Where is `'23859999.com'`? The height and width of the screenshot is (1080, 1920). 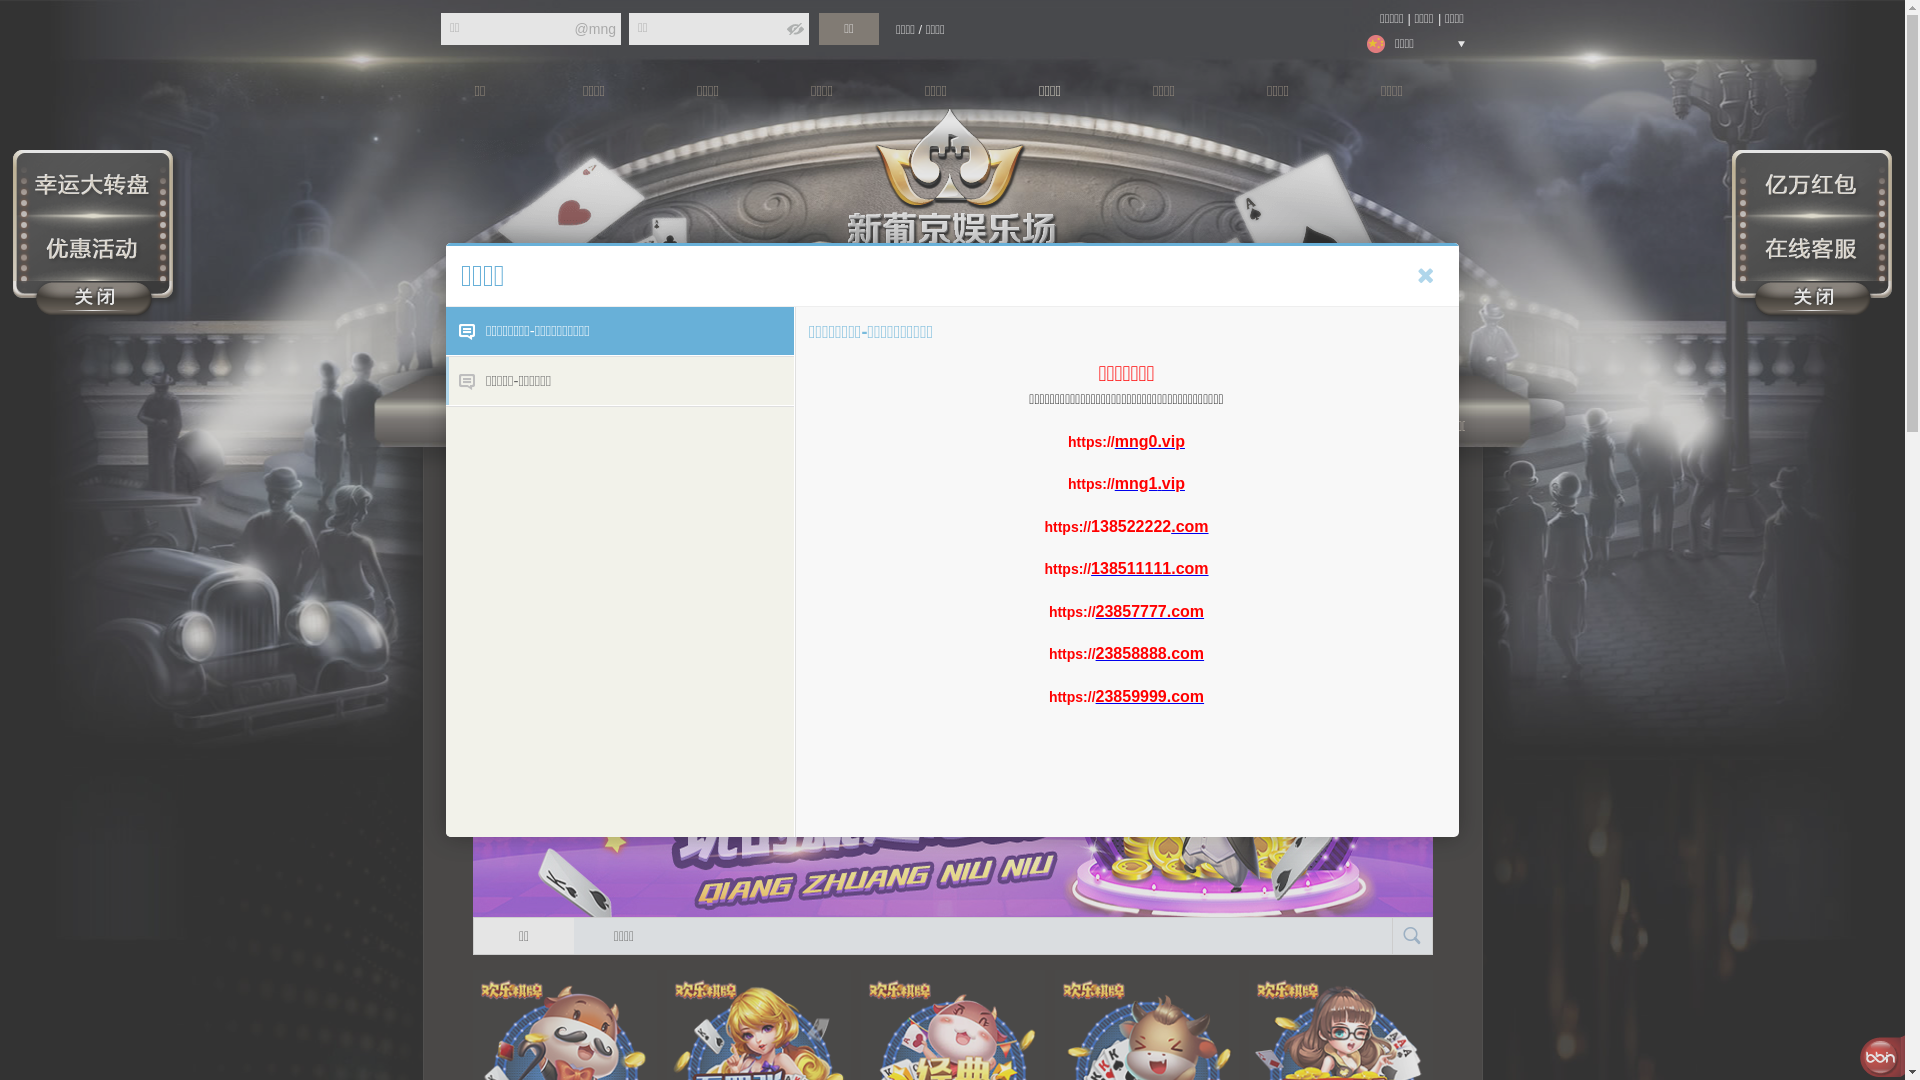 '23859999.com' is located at coordinates (1150, 695).